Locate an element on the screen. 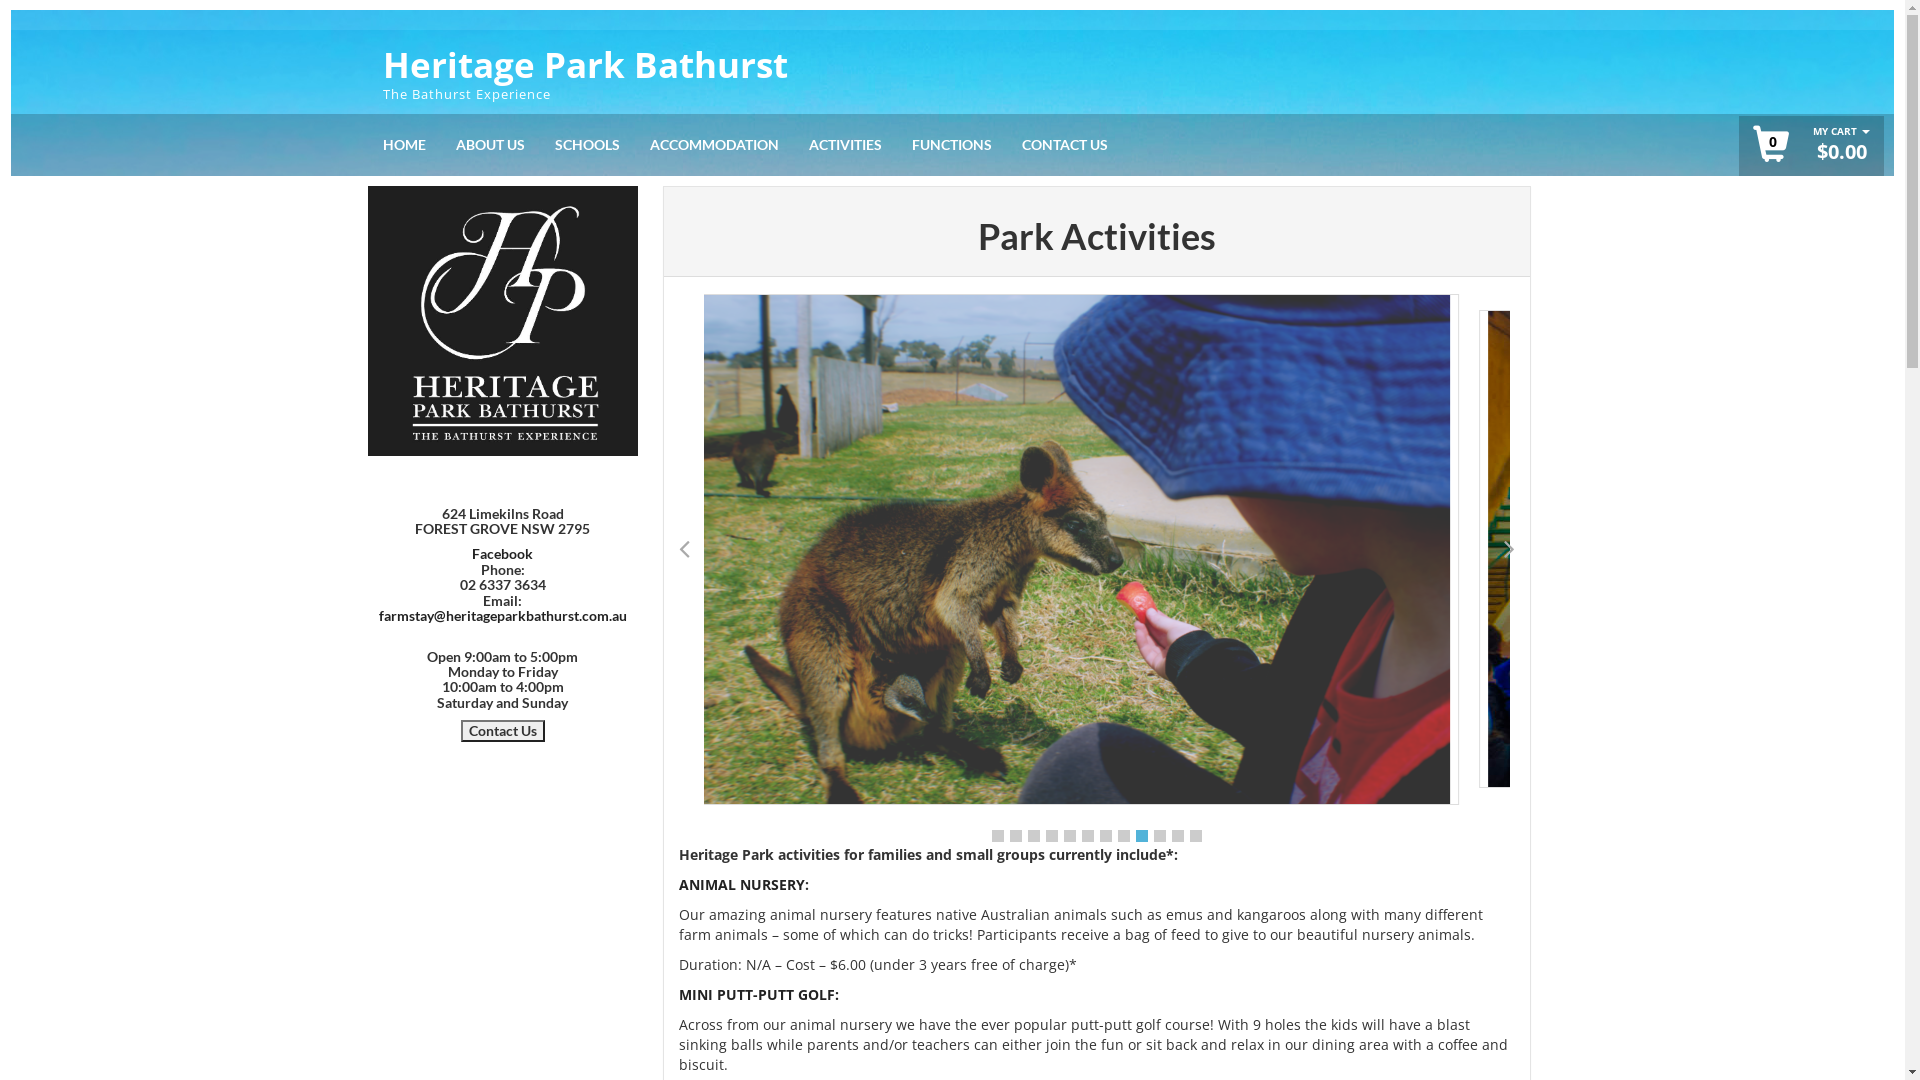  'MINI PUTT-PUTT GOLF:' is located at coordinates (757, 994).